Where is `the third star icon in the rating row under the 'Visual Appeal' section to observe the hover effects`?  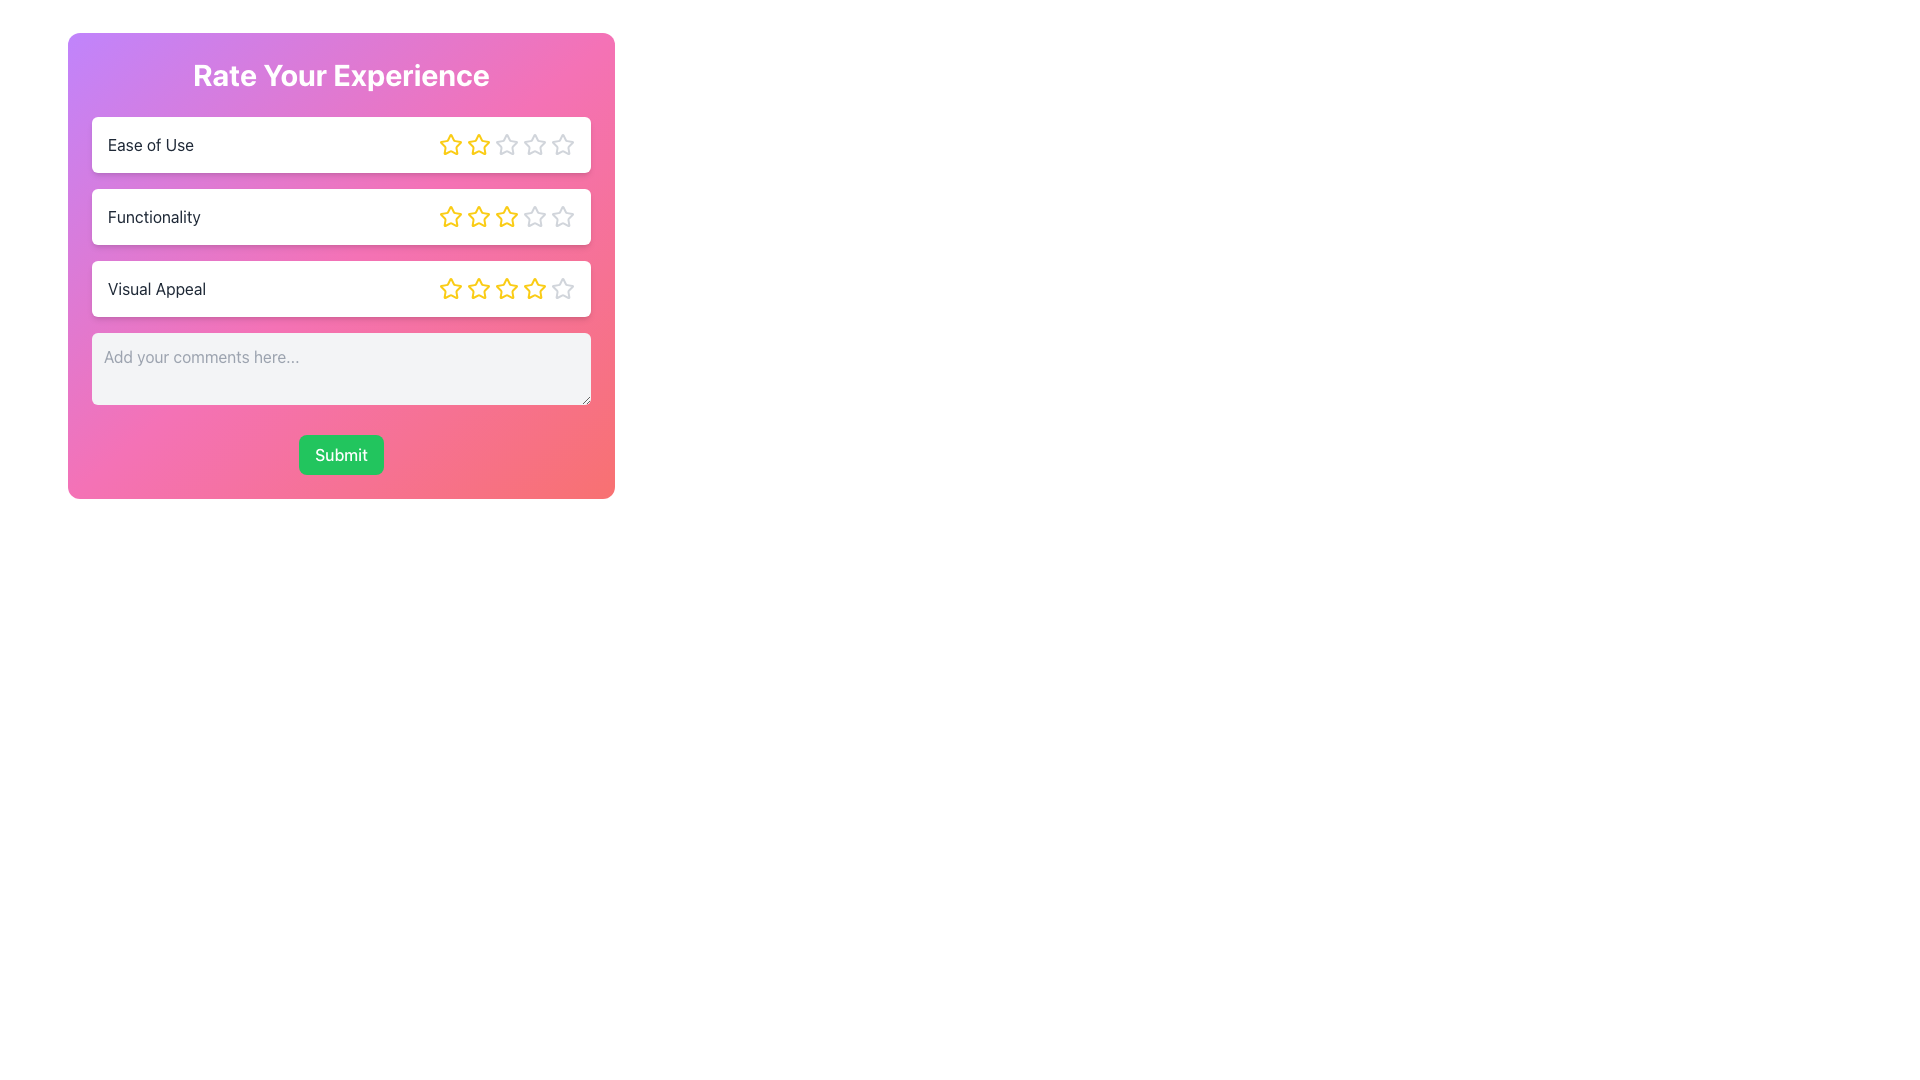
the third star icon in the rating row under the 'Visual Appeal' section to observe the hover effects is located at coordinates (478, 289).